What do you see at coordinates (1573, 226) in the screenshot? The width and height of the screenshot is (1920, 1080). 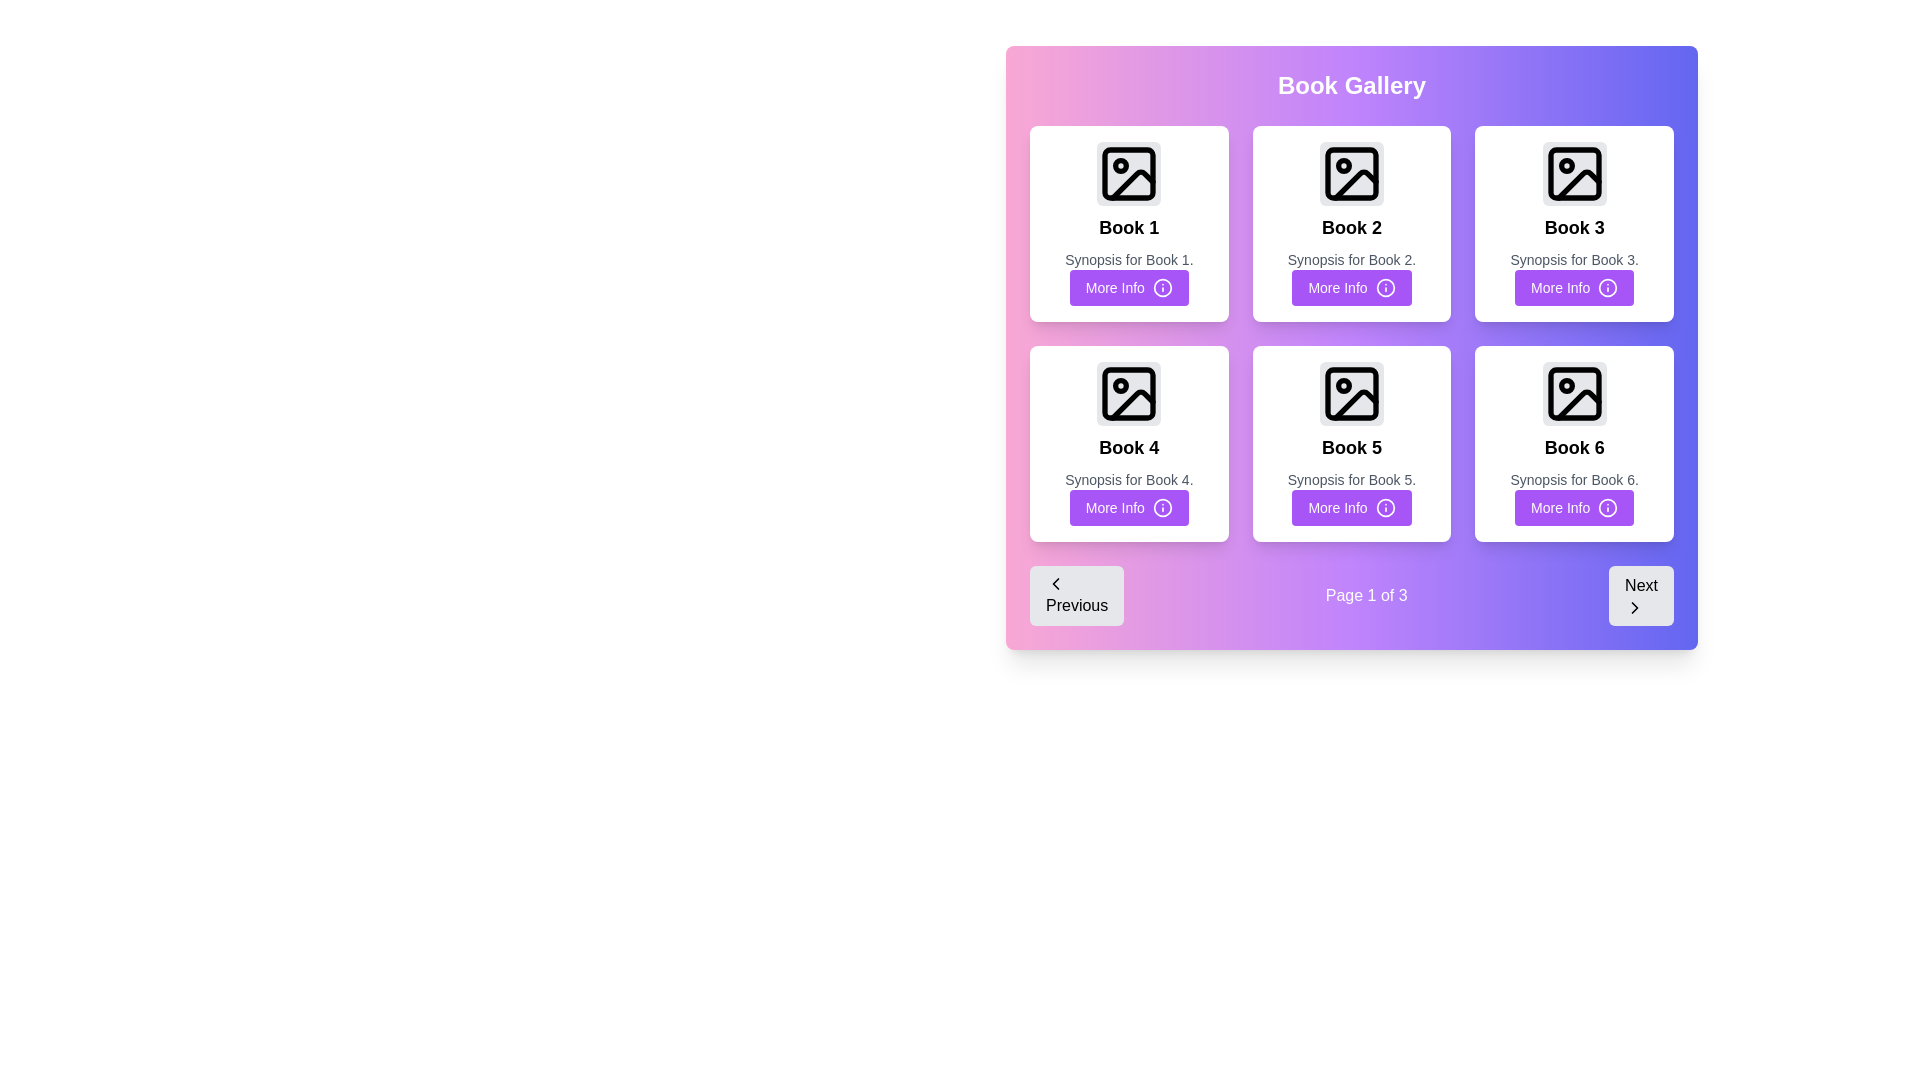 I see `title text label of the book card located in the top row, third column of the book gallery` at bounding box center [1573, 226].